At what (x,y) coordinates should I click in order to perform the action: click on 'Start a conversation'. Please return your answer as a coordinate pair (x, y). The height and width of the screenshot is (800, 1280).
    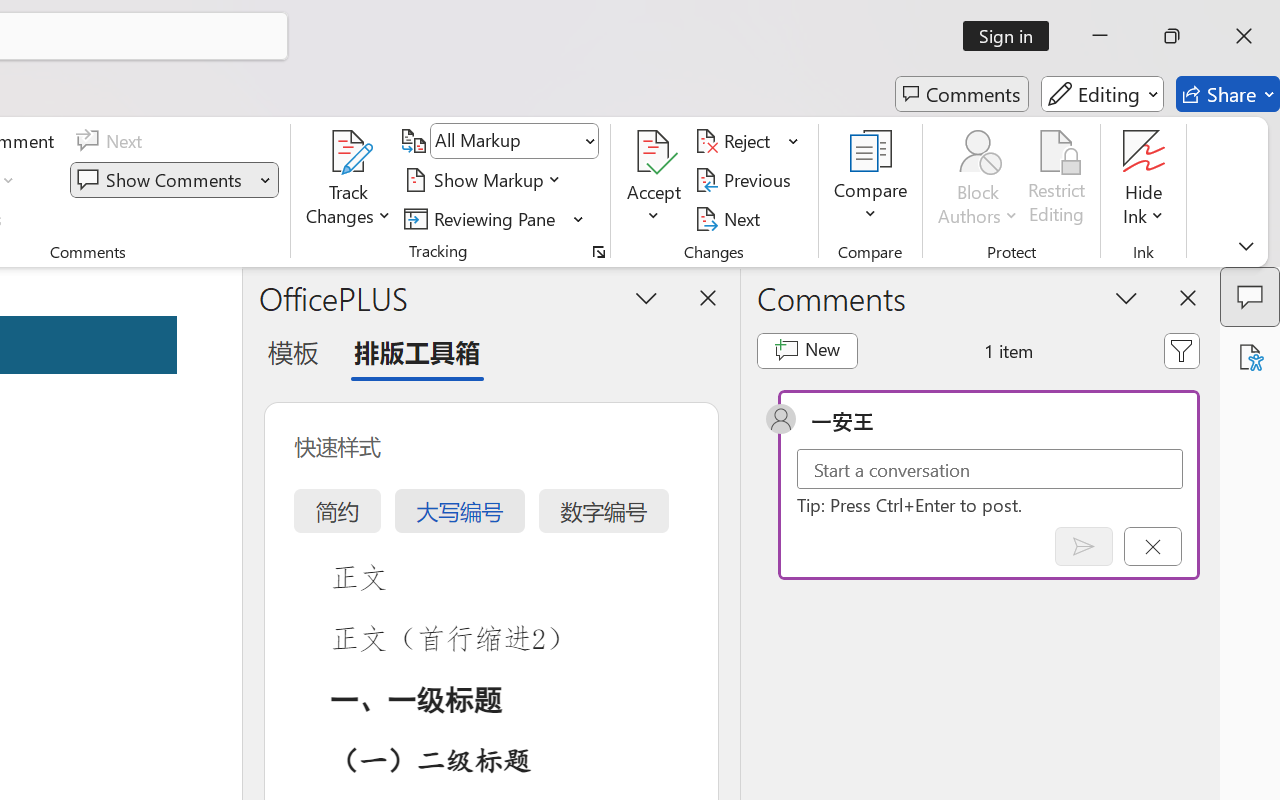
    Looking at the image, I should click on (990, 469).